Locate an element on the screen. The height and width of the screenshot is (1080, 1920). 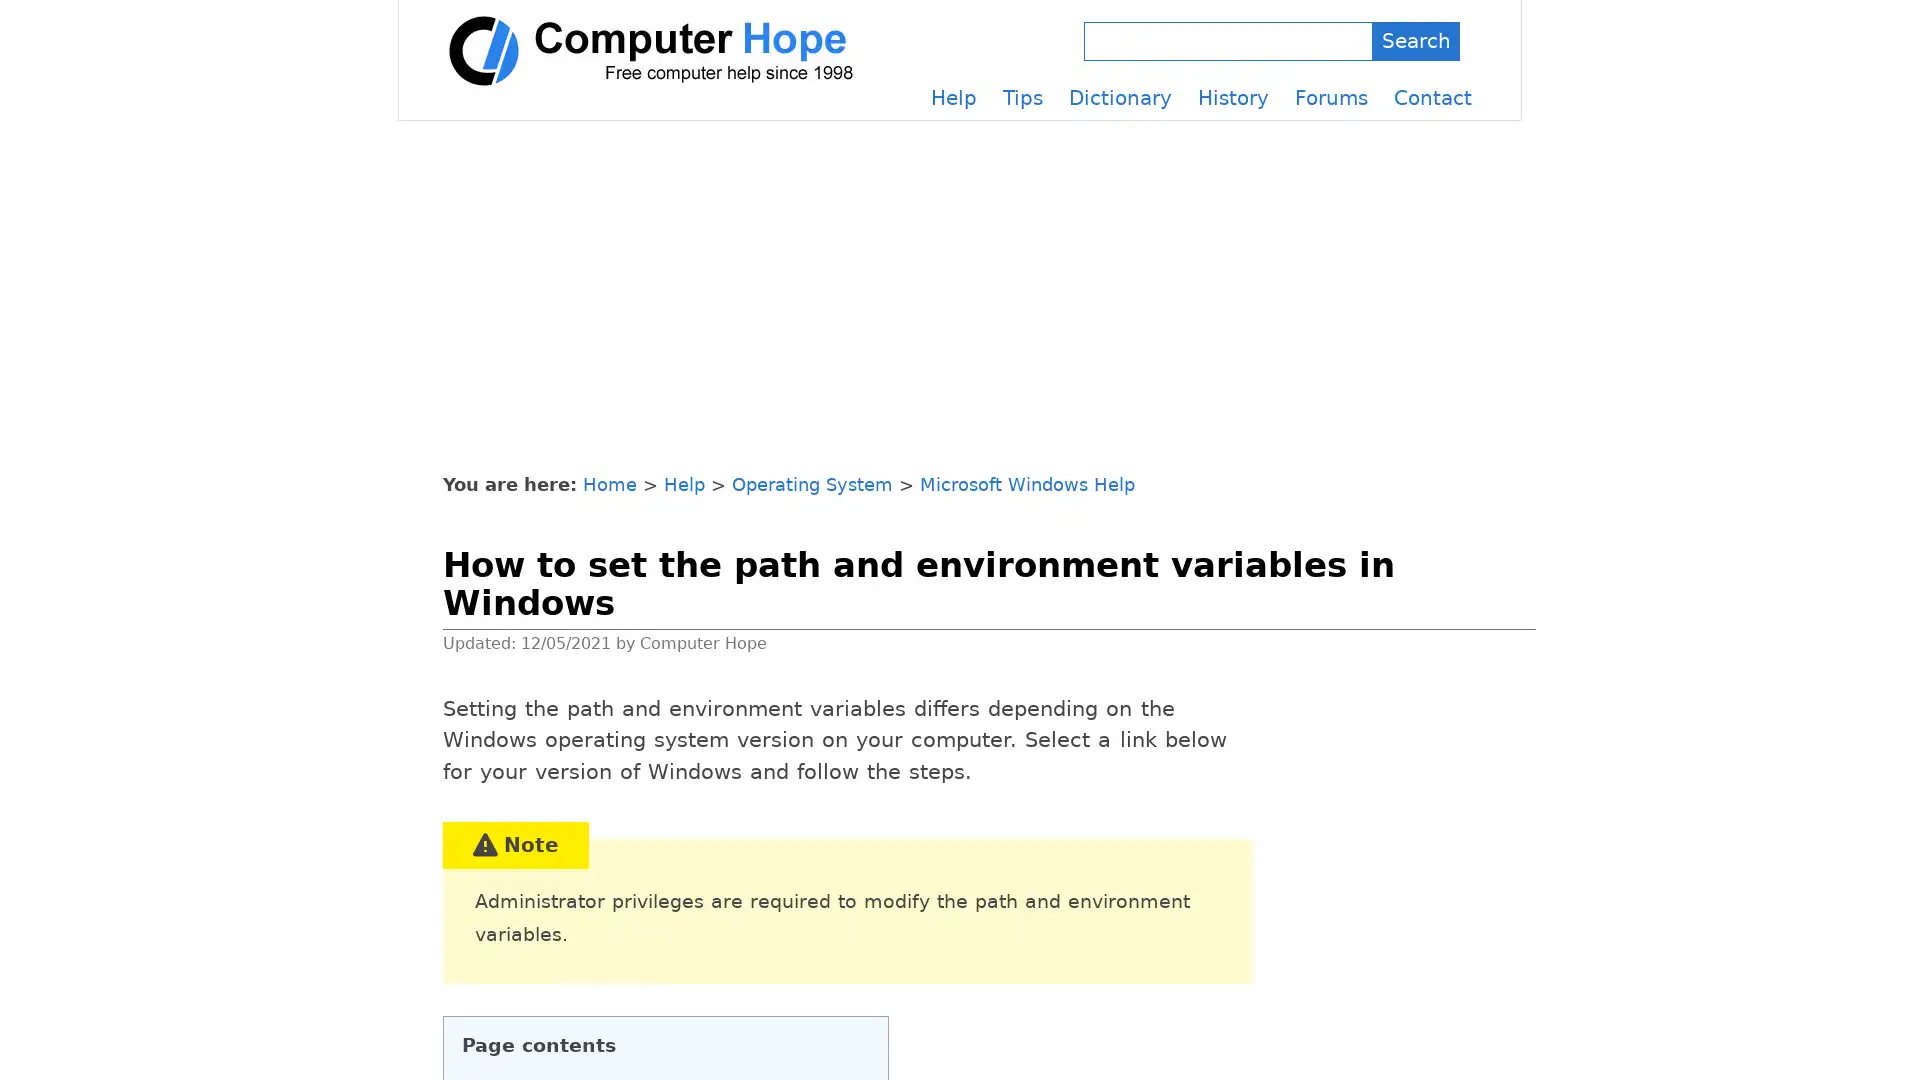
Search is located at coordinates (1415, 40).